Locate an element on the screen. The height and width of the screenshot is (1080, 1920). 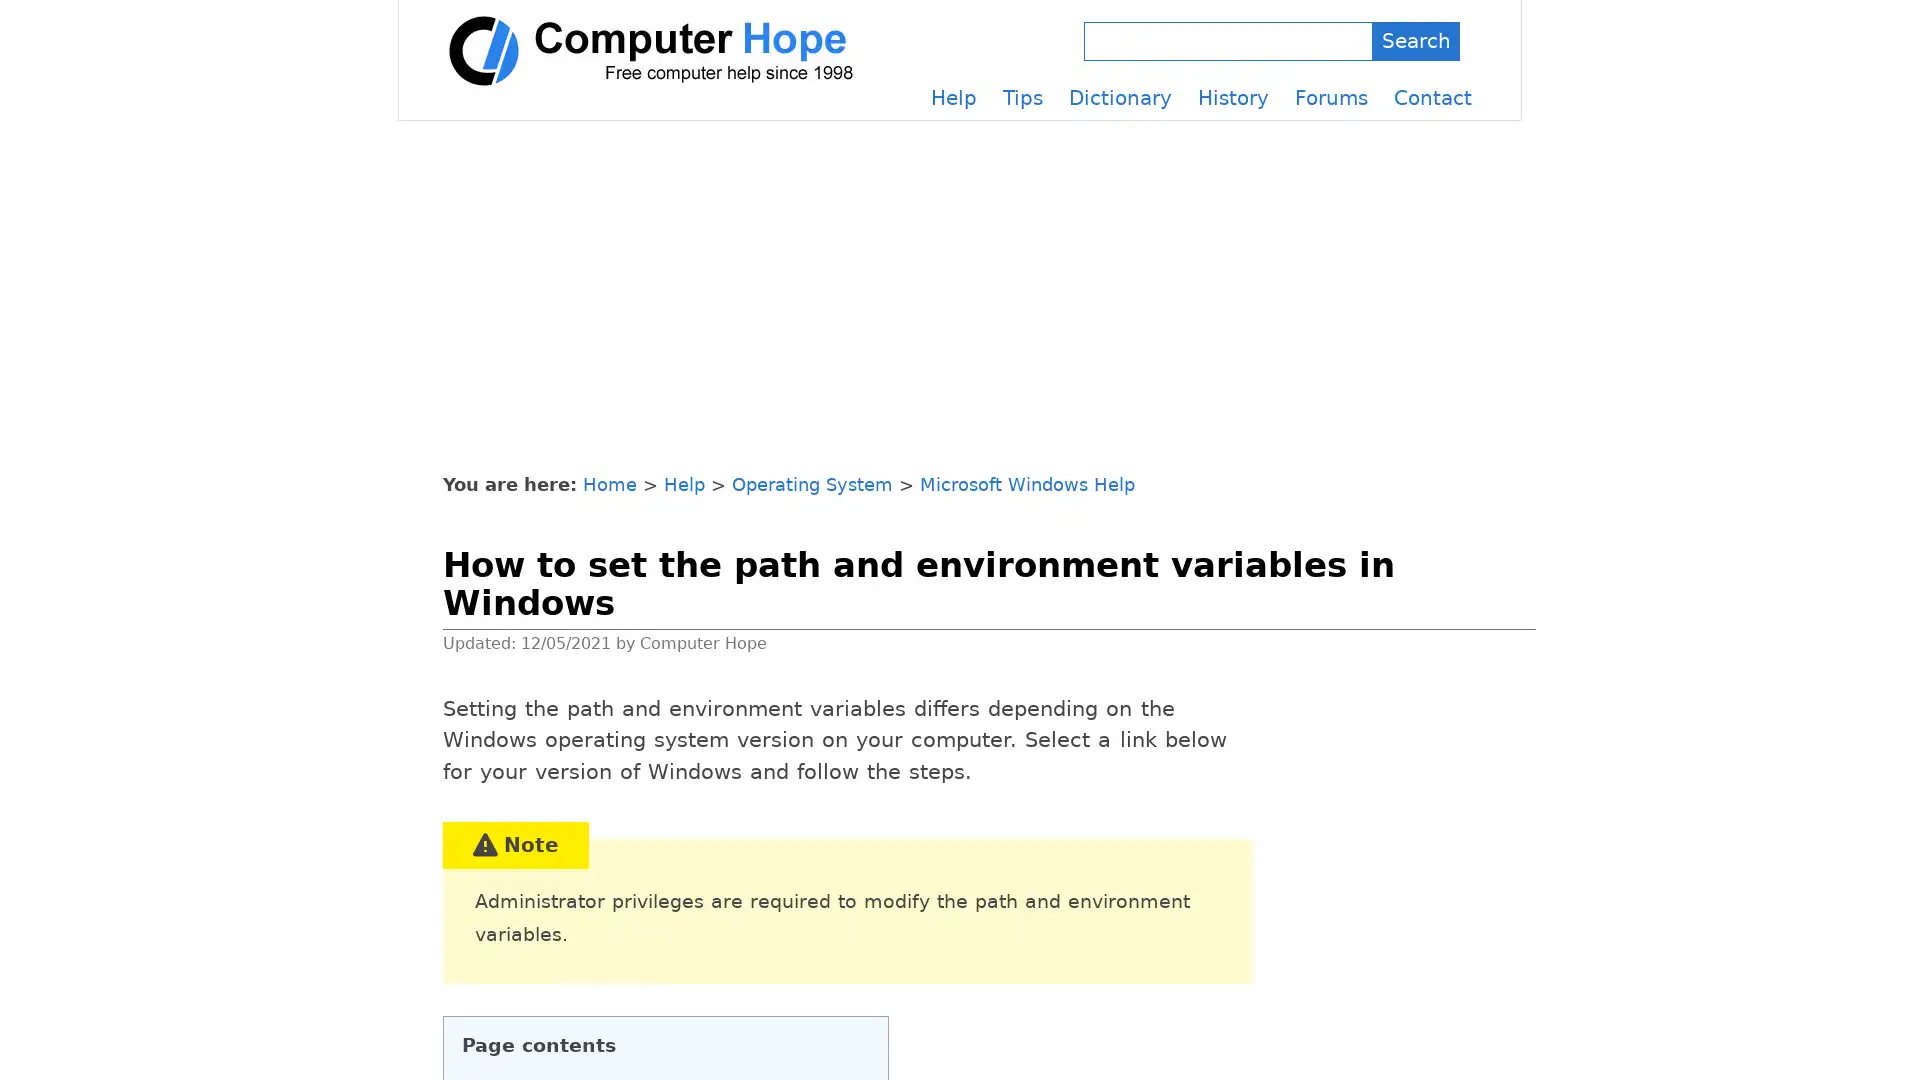
Search is located at coordinates (1415, 40).